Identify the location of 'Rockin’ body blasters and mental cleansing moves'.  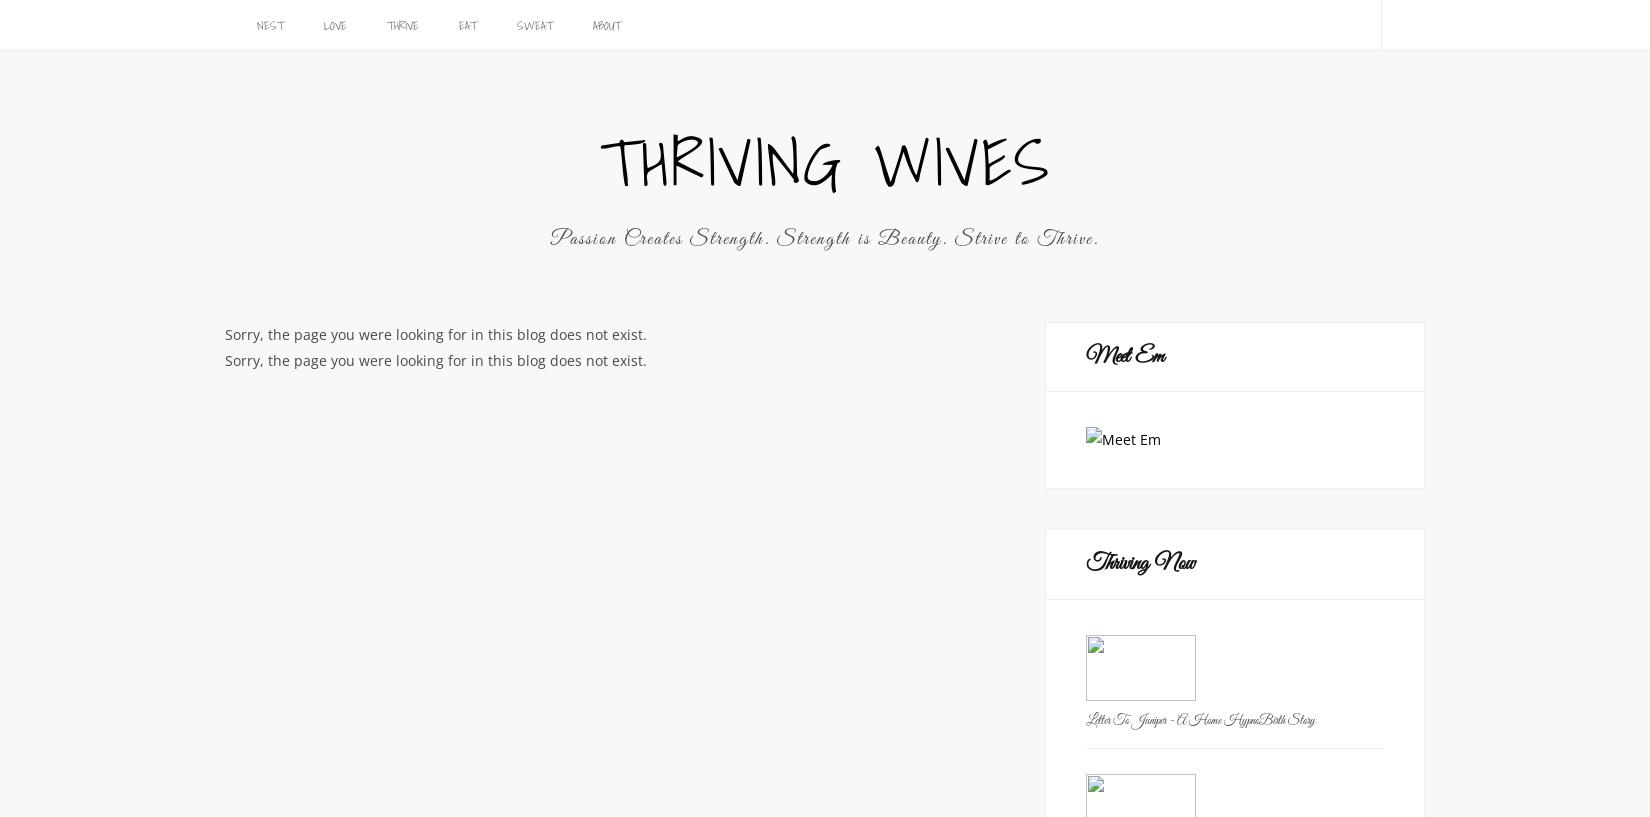
(619, 73).